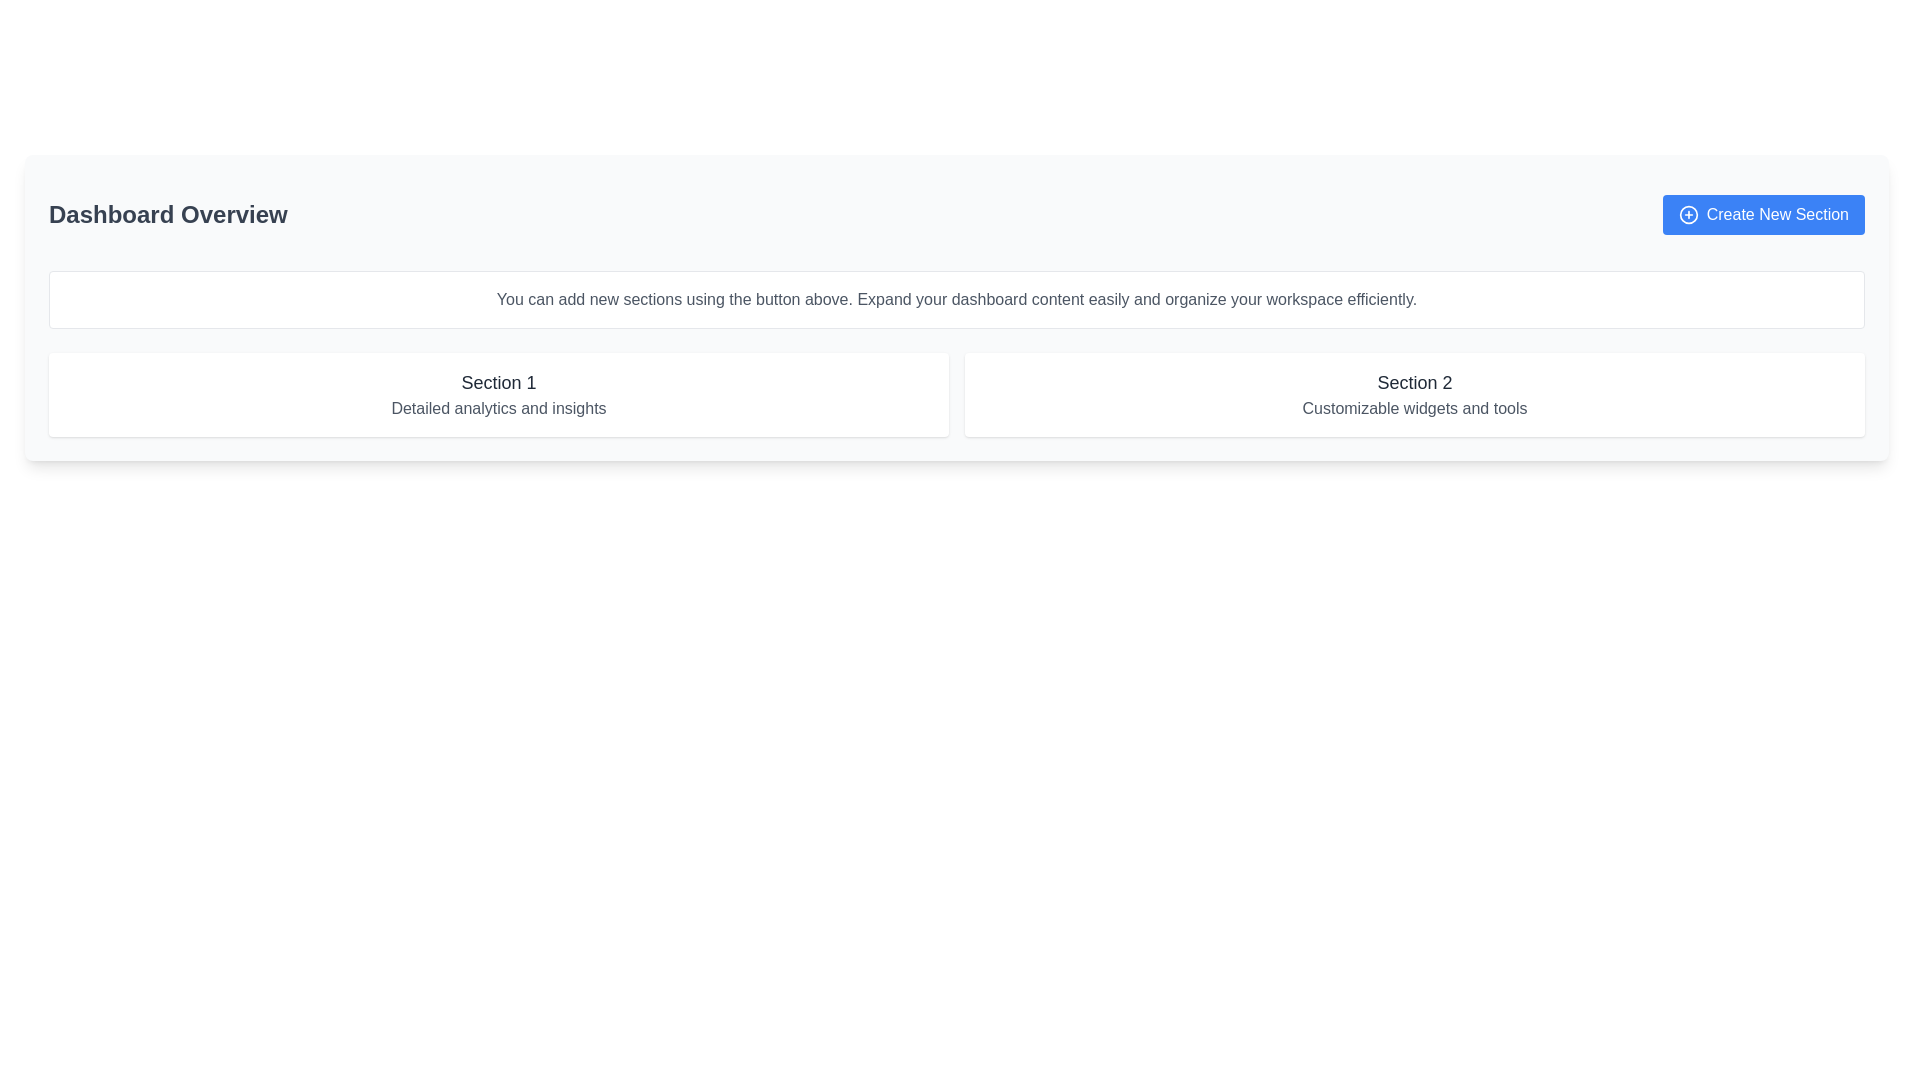 The width and height of the screenshot is (1920, 1080). Describe the element at coordinates (499, 382) in the screenshot. I see `the text of the Heading element located in the leftmost section of a horizontally-aligned layout, which serves as the title or label for the section` at that location.